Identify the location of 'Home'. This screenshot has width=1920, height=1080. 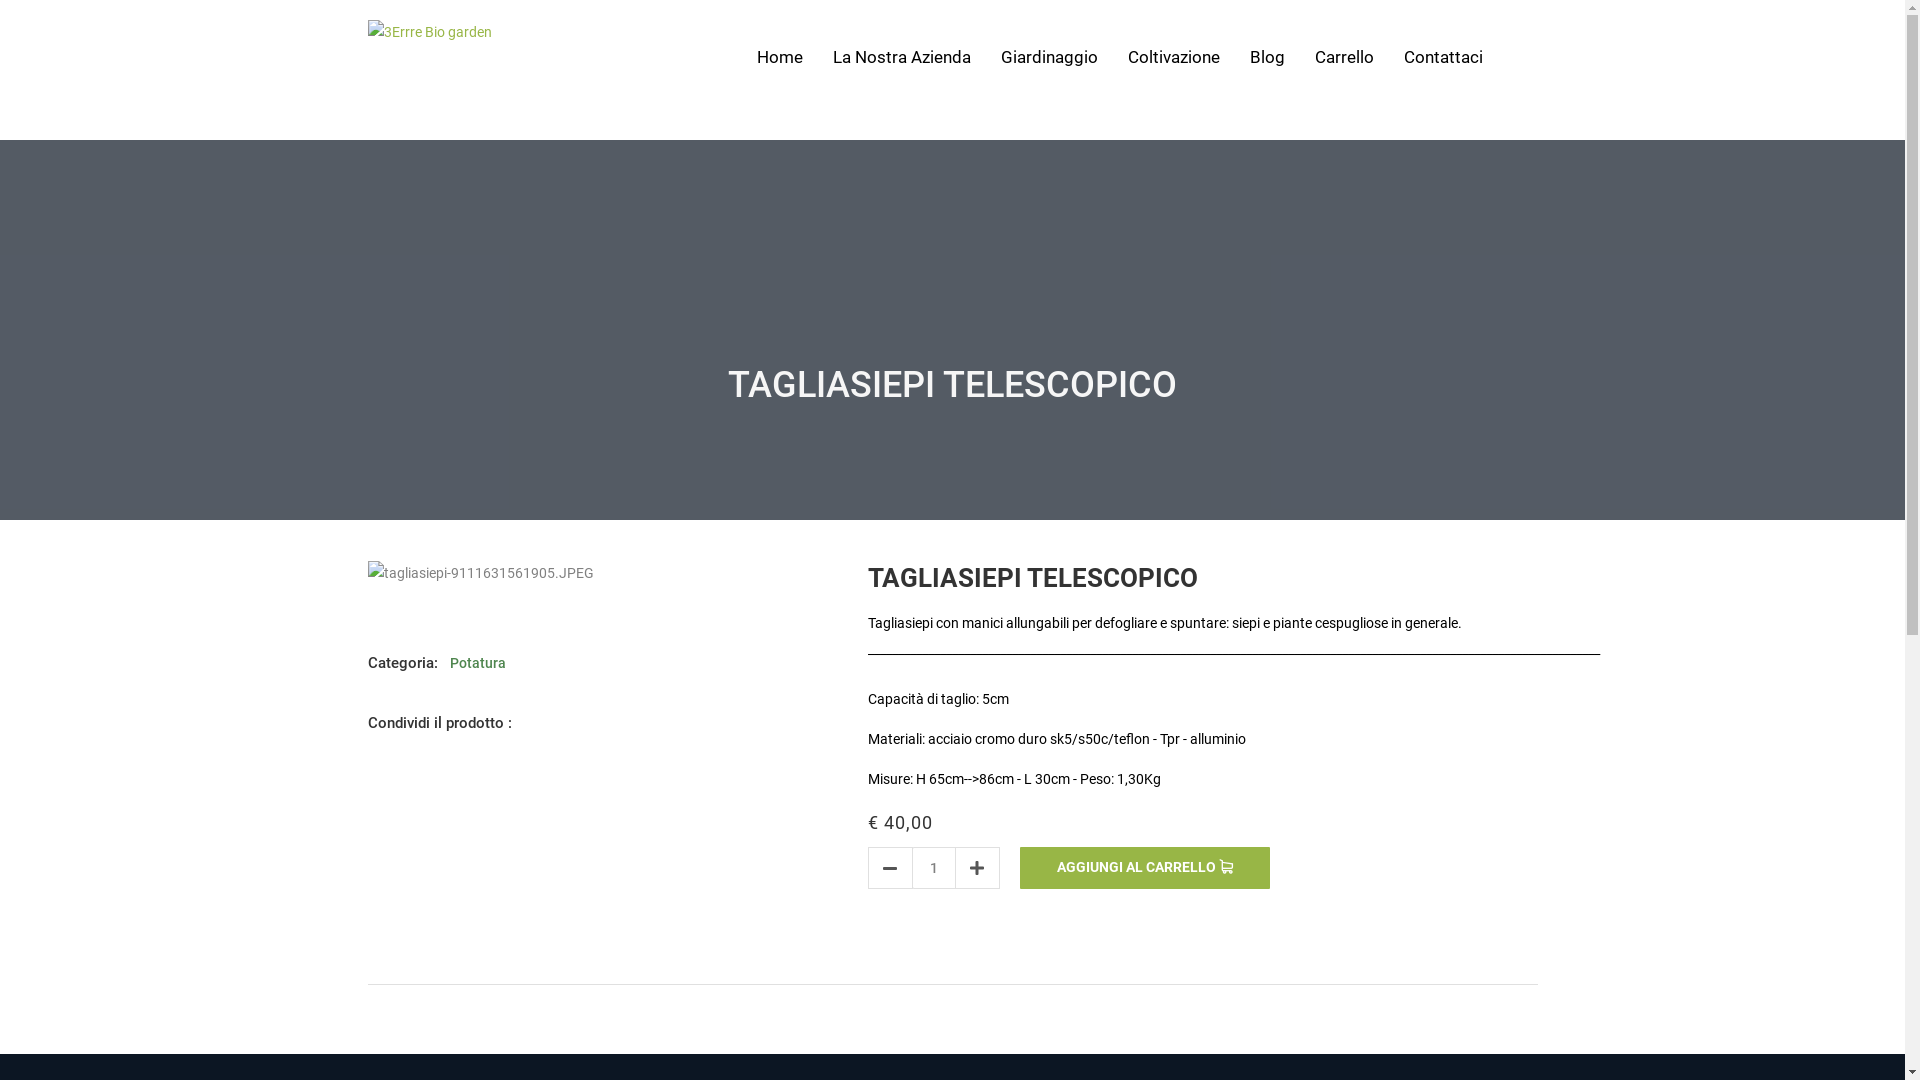
(777, 56).